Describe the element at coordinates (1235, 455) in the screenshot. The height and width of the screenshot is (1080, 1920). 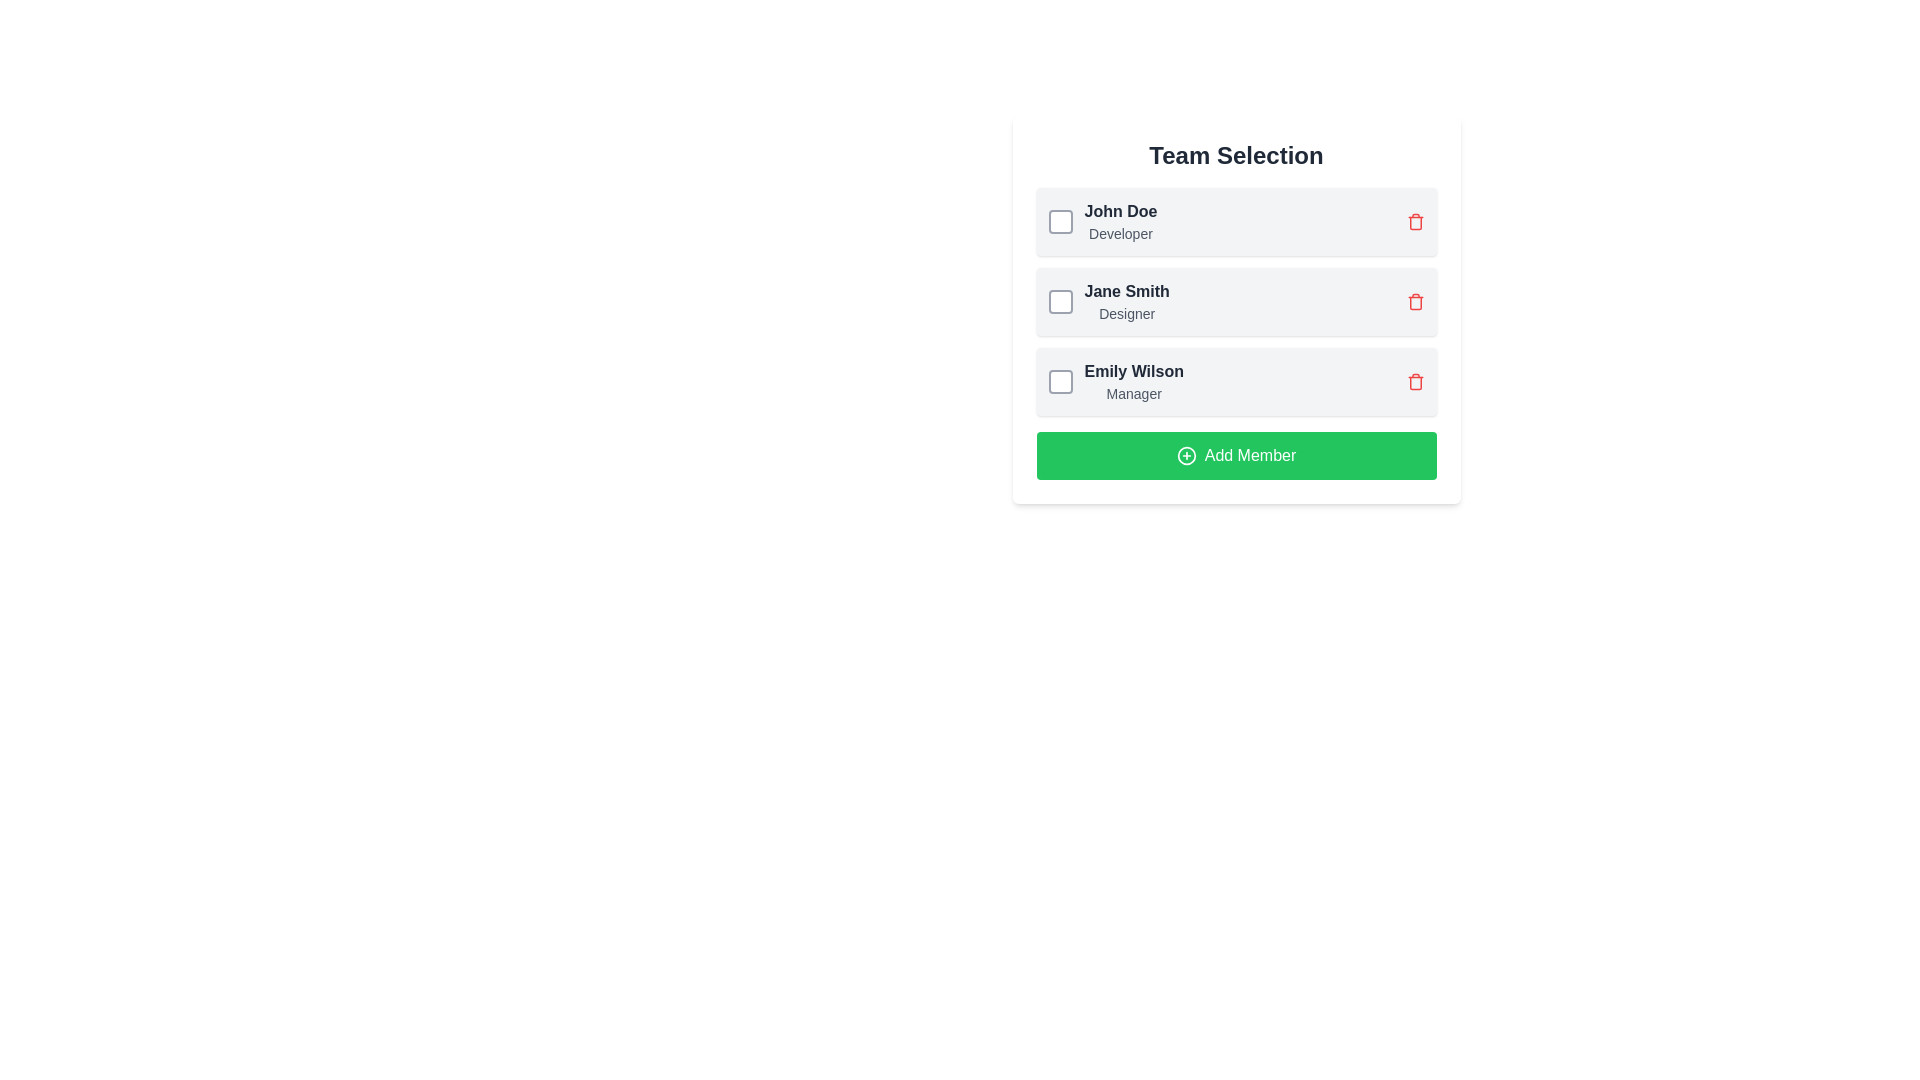
I see `the button located at the bottom of the 'Team Selection' panel` at that location.